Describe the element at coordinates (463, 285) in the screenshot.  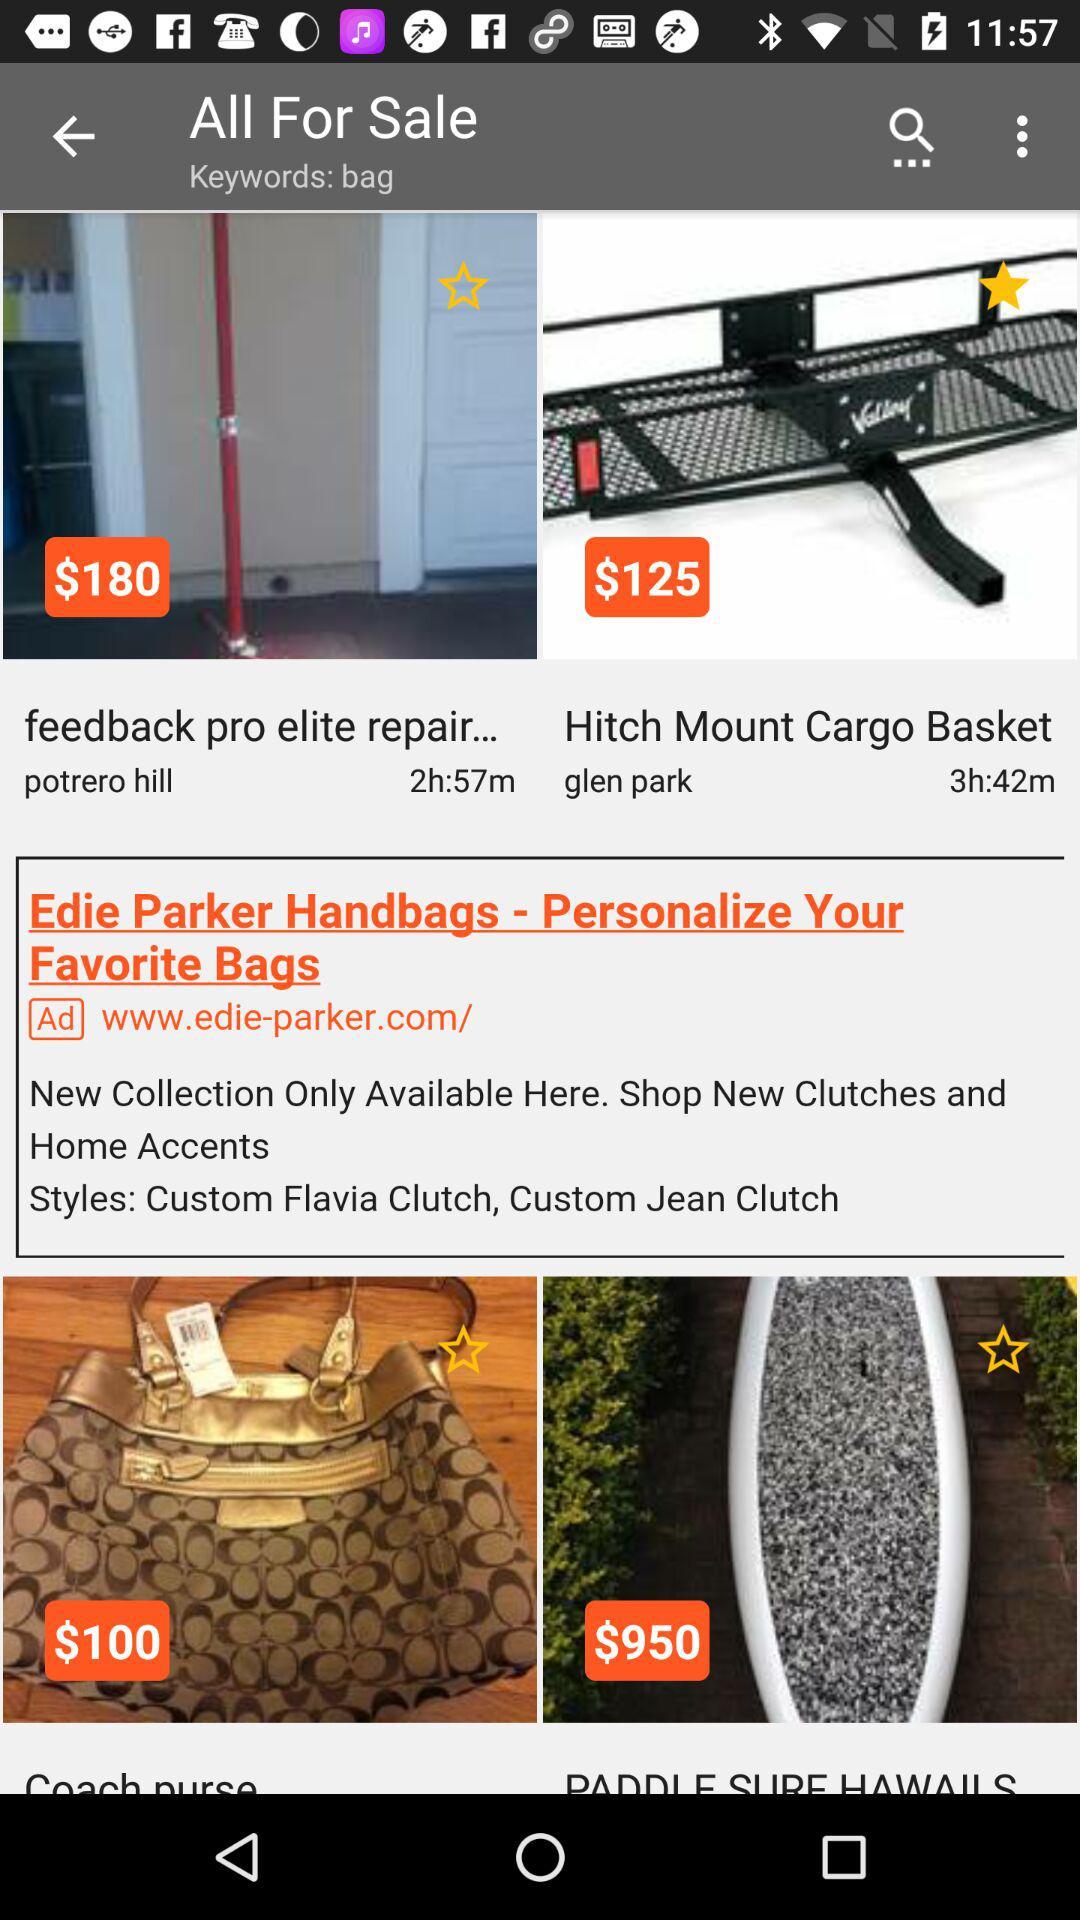
I see `favourite` at that location.